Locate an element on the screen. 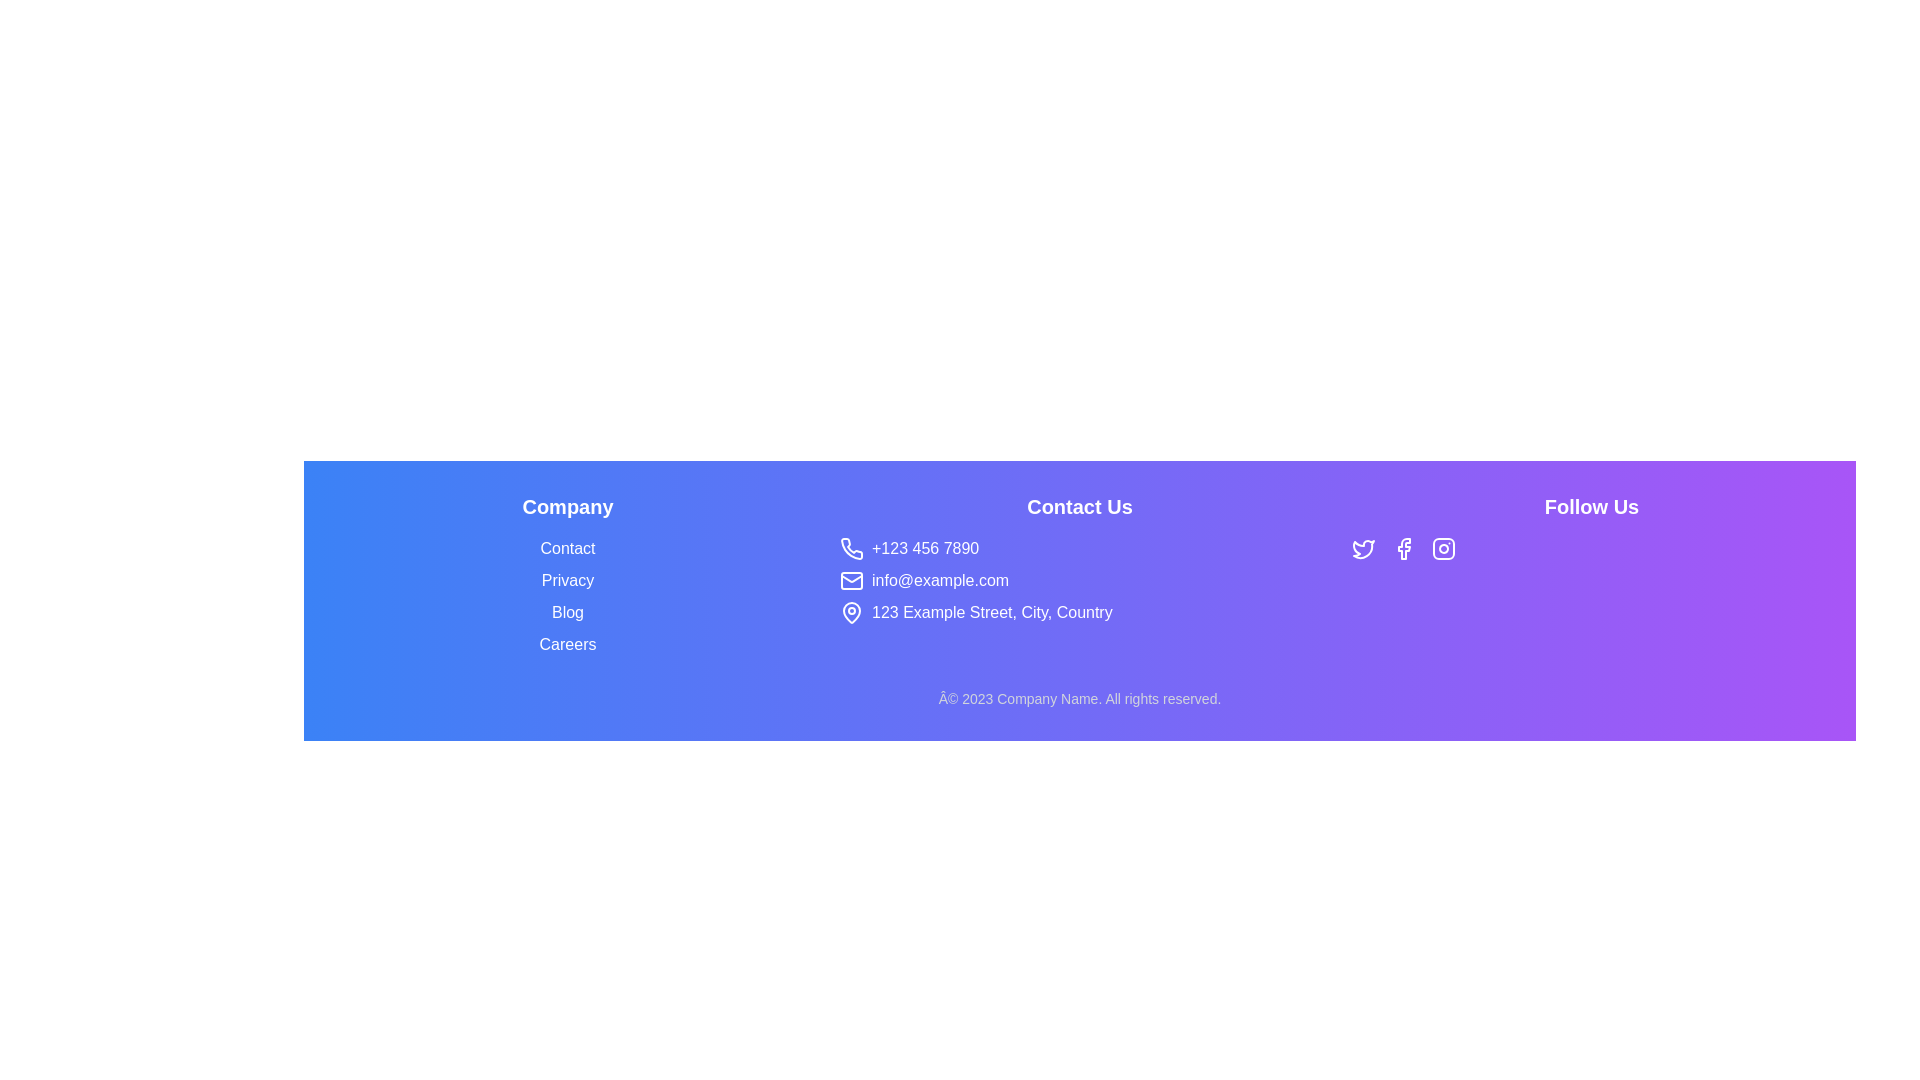 This screenshot has height=1080, width=1920. the Address display element featuring a map pin icon and the text '123 Example Street, City, Country', which is located in the footer of the 'Contact Us' section is located at coordinates (1079, 612).